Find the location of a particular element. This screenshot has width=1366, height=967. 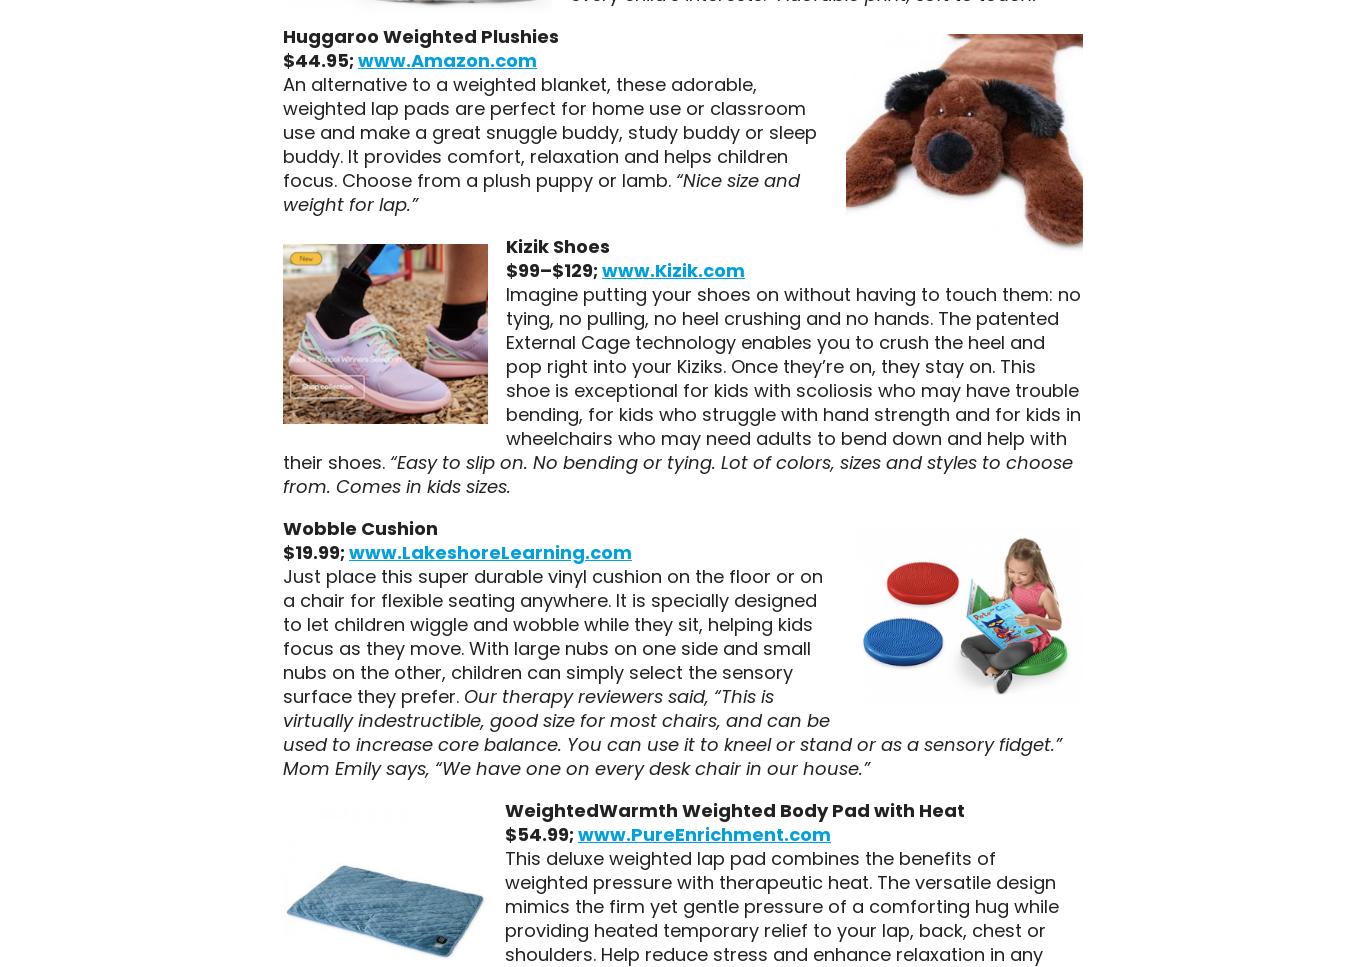

'www.PureEnrichment.com' is located at coordinates (703, 833).